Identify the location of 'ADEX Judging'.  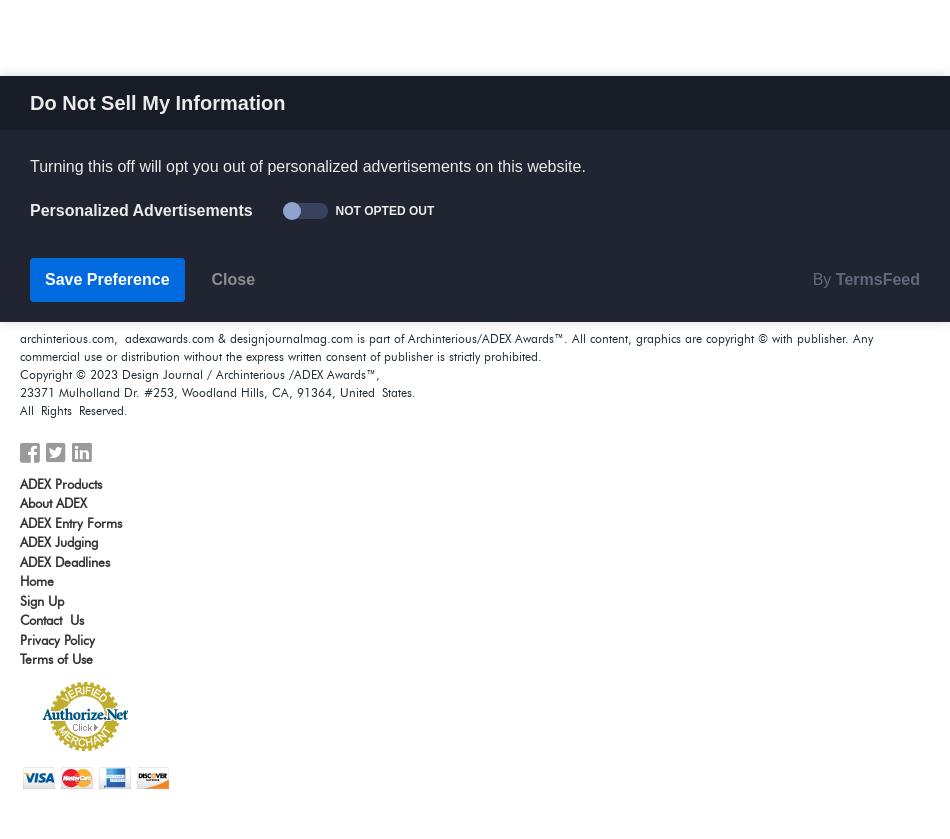
(58, 540).